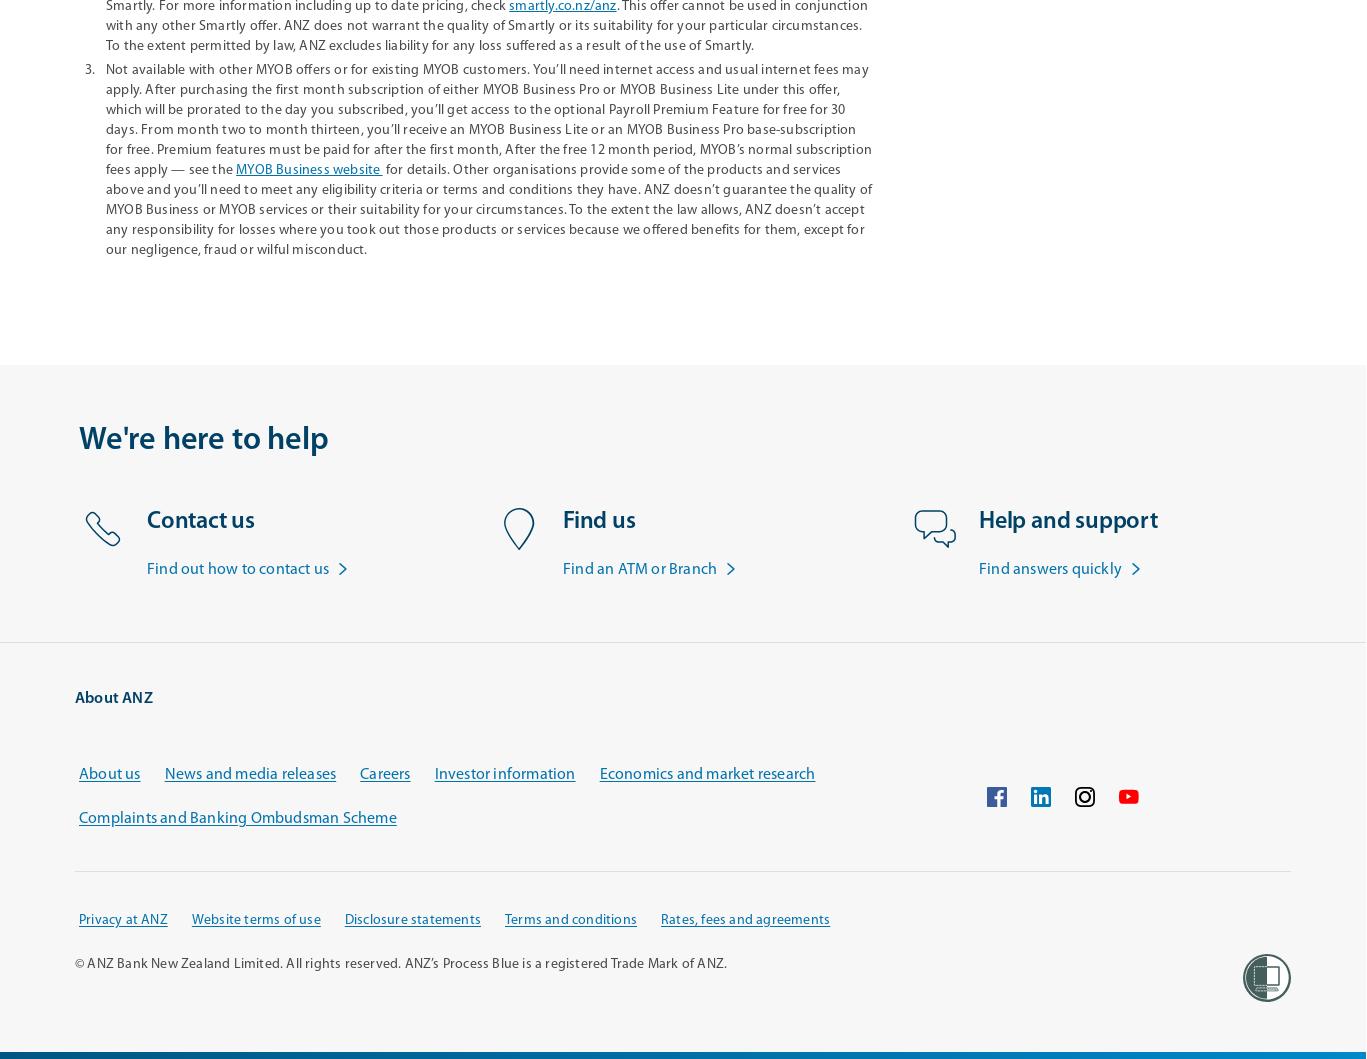 The image size is (1367, 1059). I want to click on 'News and media releases', so click(163, 773).